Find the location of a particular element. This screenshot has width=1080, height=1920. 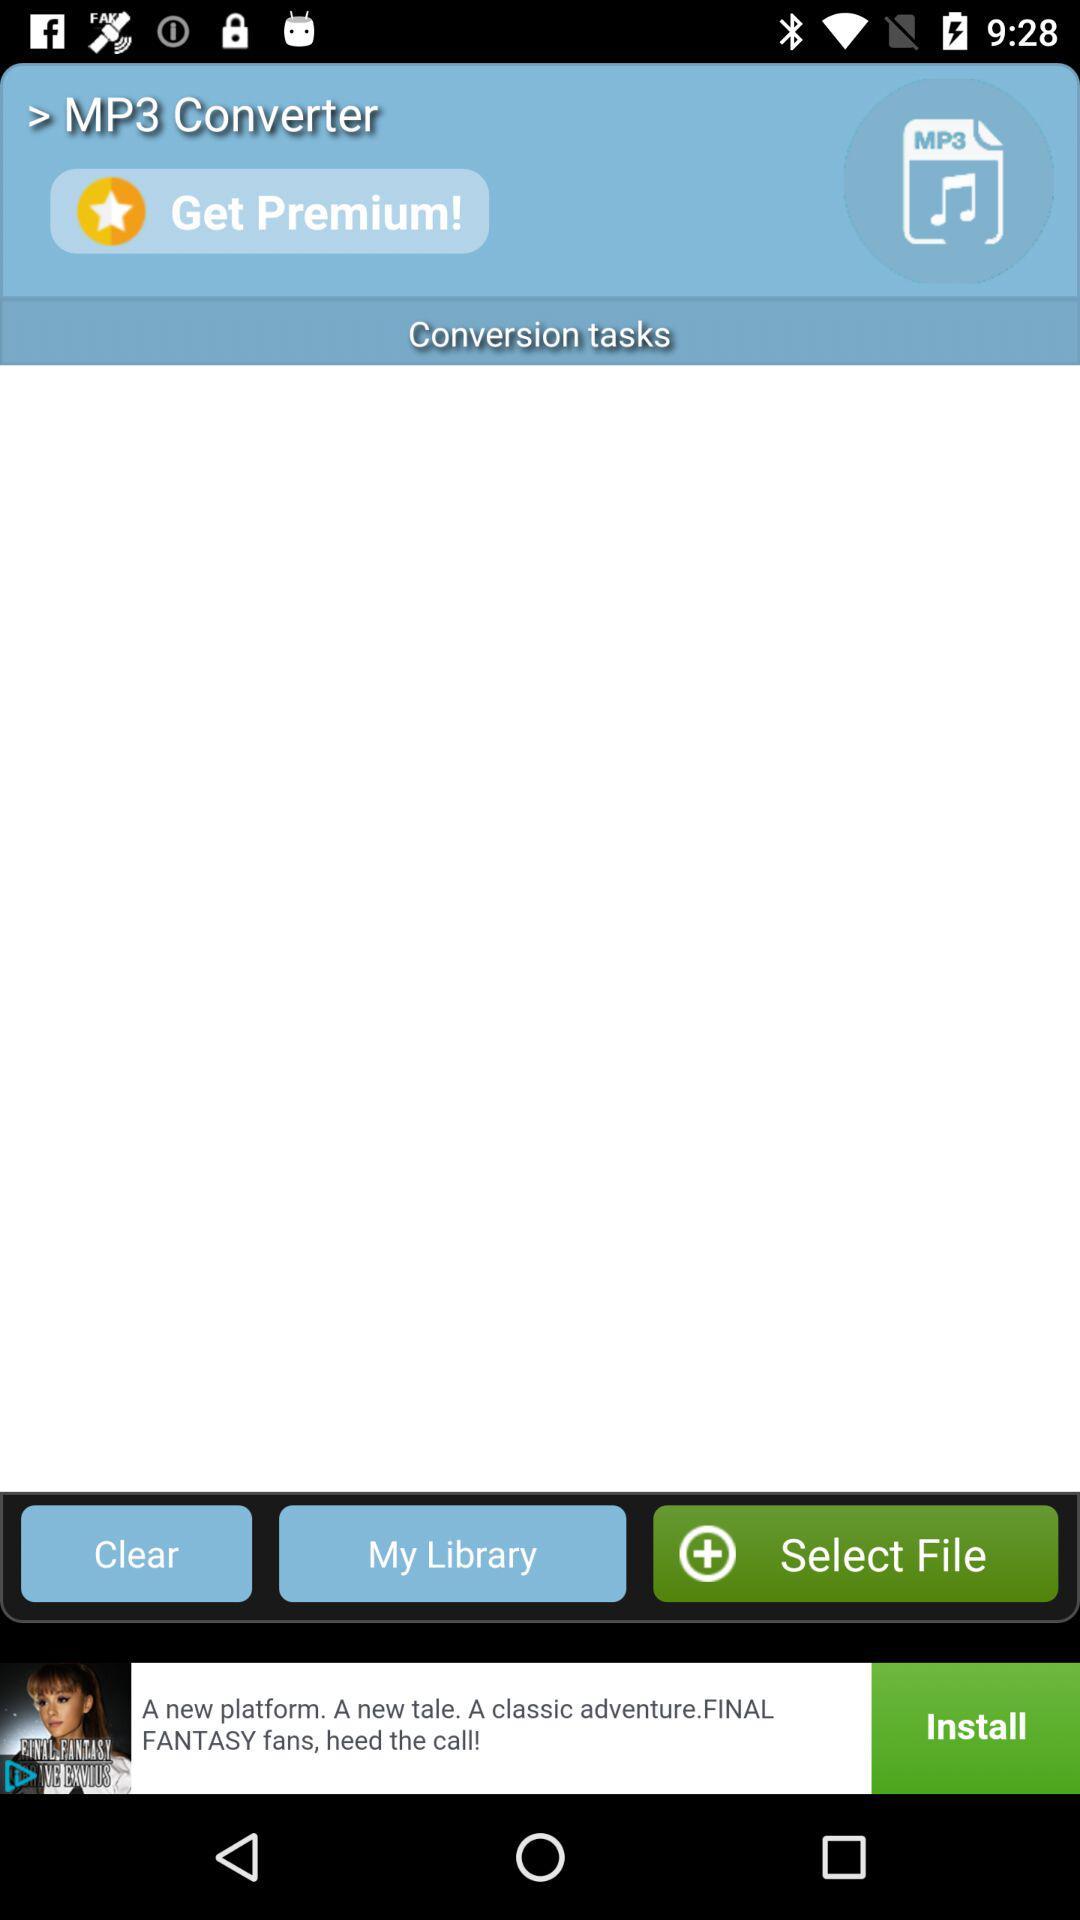

icon below the > mp3 converter is located at coordinates (268, 211).